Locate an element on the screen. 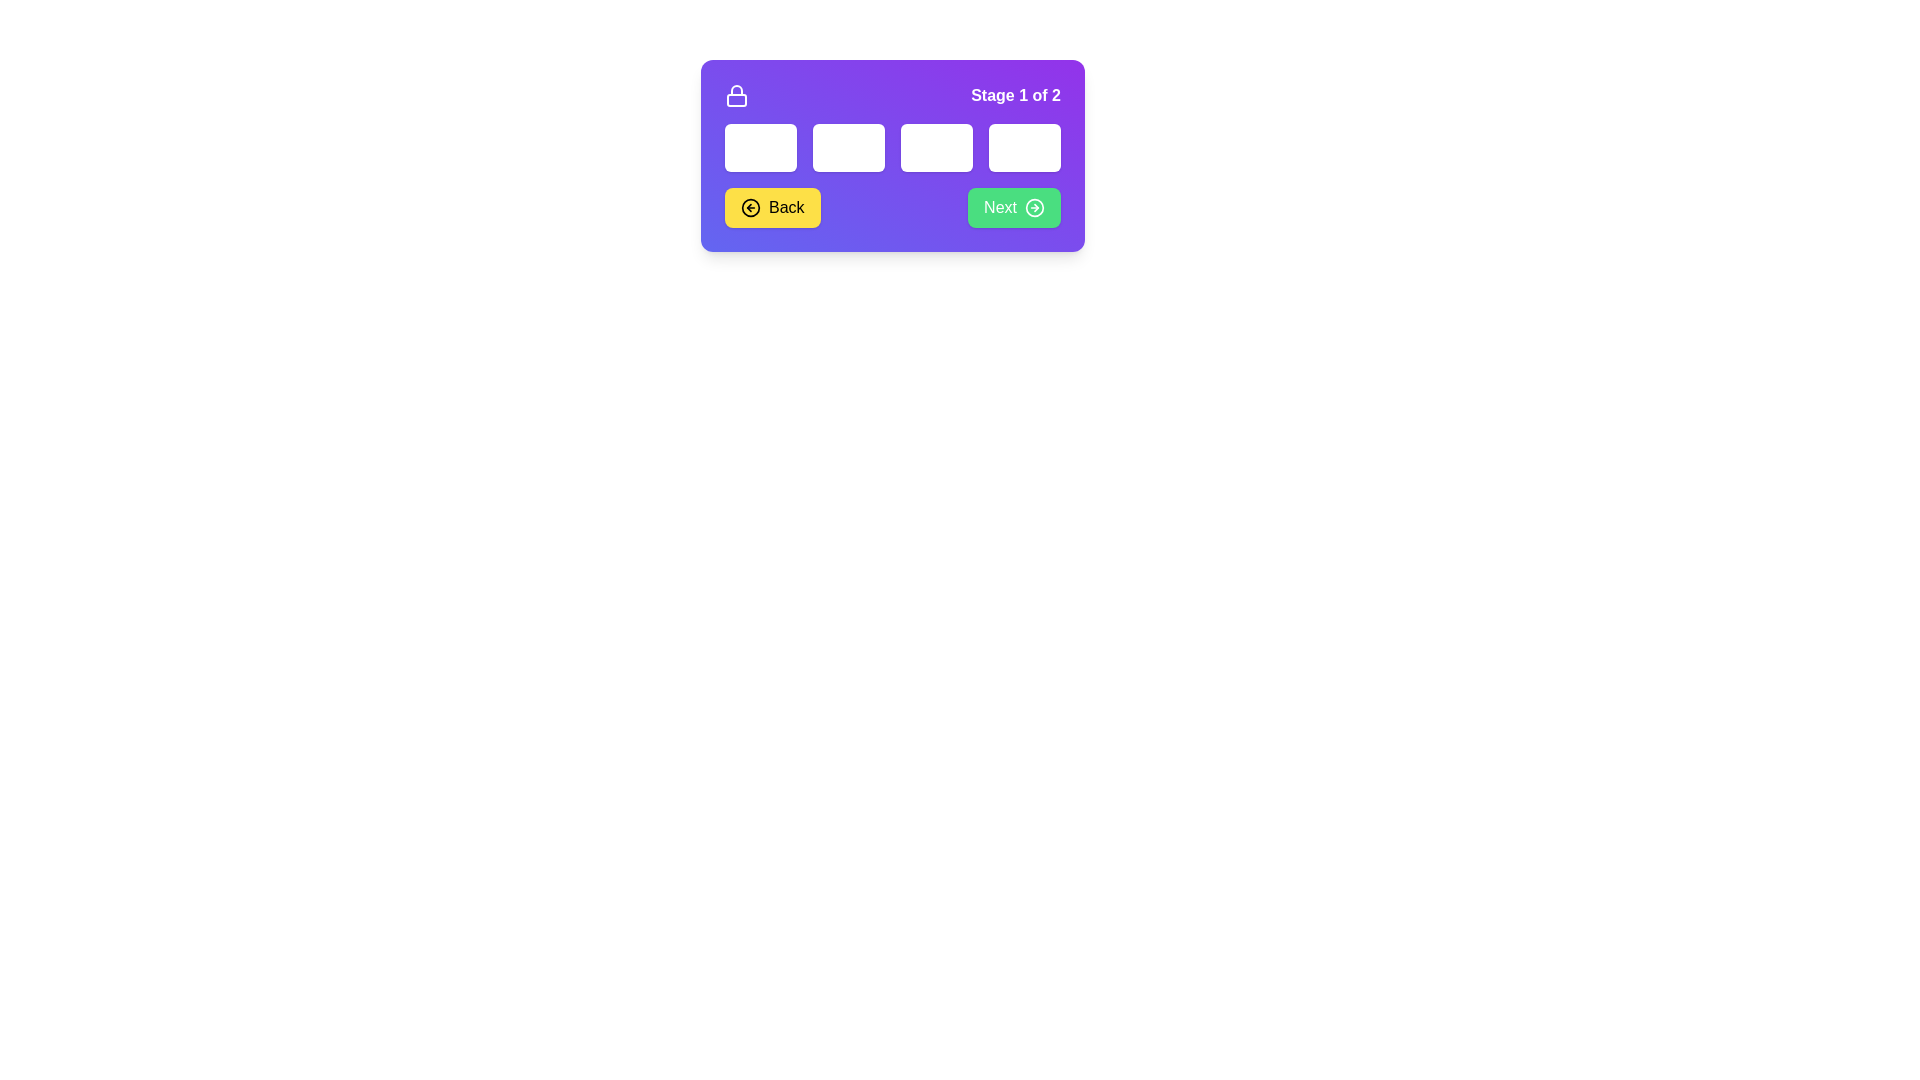 Image resolution: width=1920 pixels, height=1080 pixels. the outlined SVG circle that is part of the 'Next' button located in the bottom-right of the card is located at coordinates (1035, 208).